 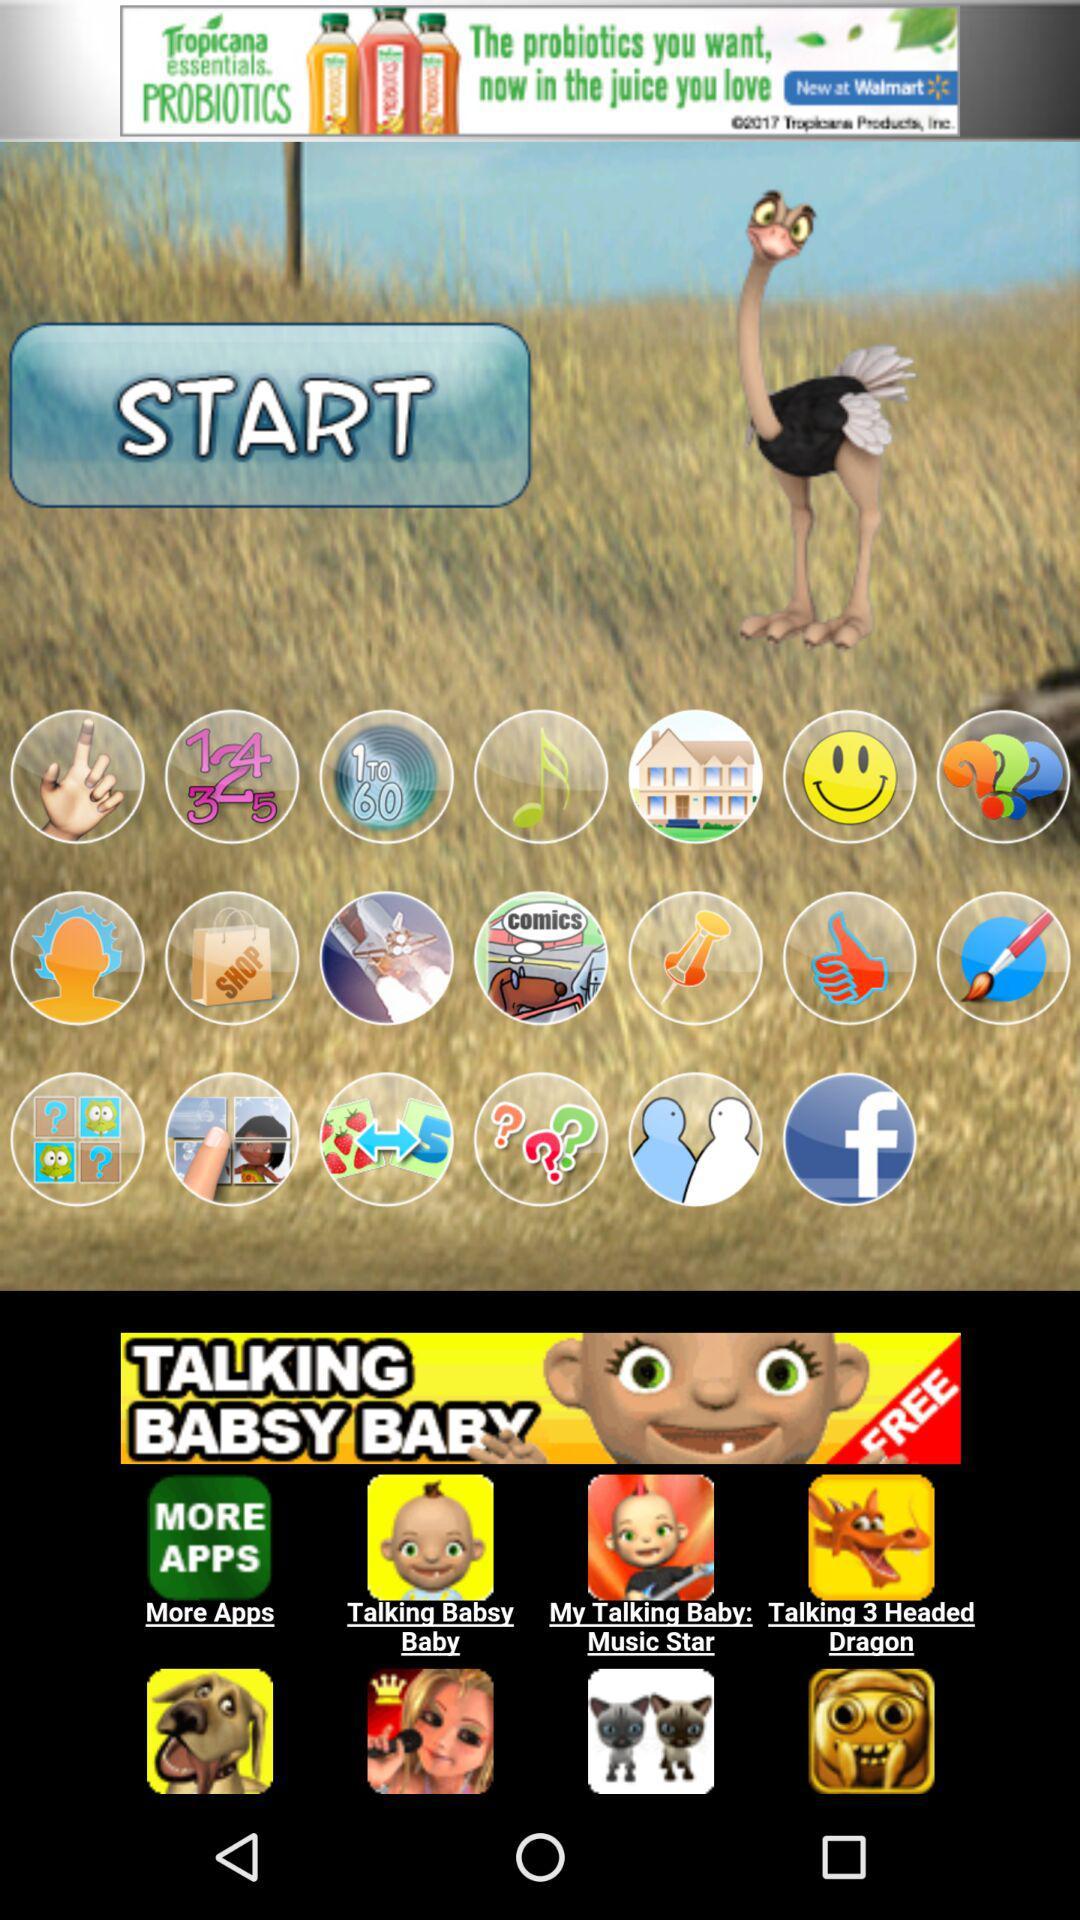 I want to click on the settings icon, so click(x=386, y=831).